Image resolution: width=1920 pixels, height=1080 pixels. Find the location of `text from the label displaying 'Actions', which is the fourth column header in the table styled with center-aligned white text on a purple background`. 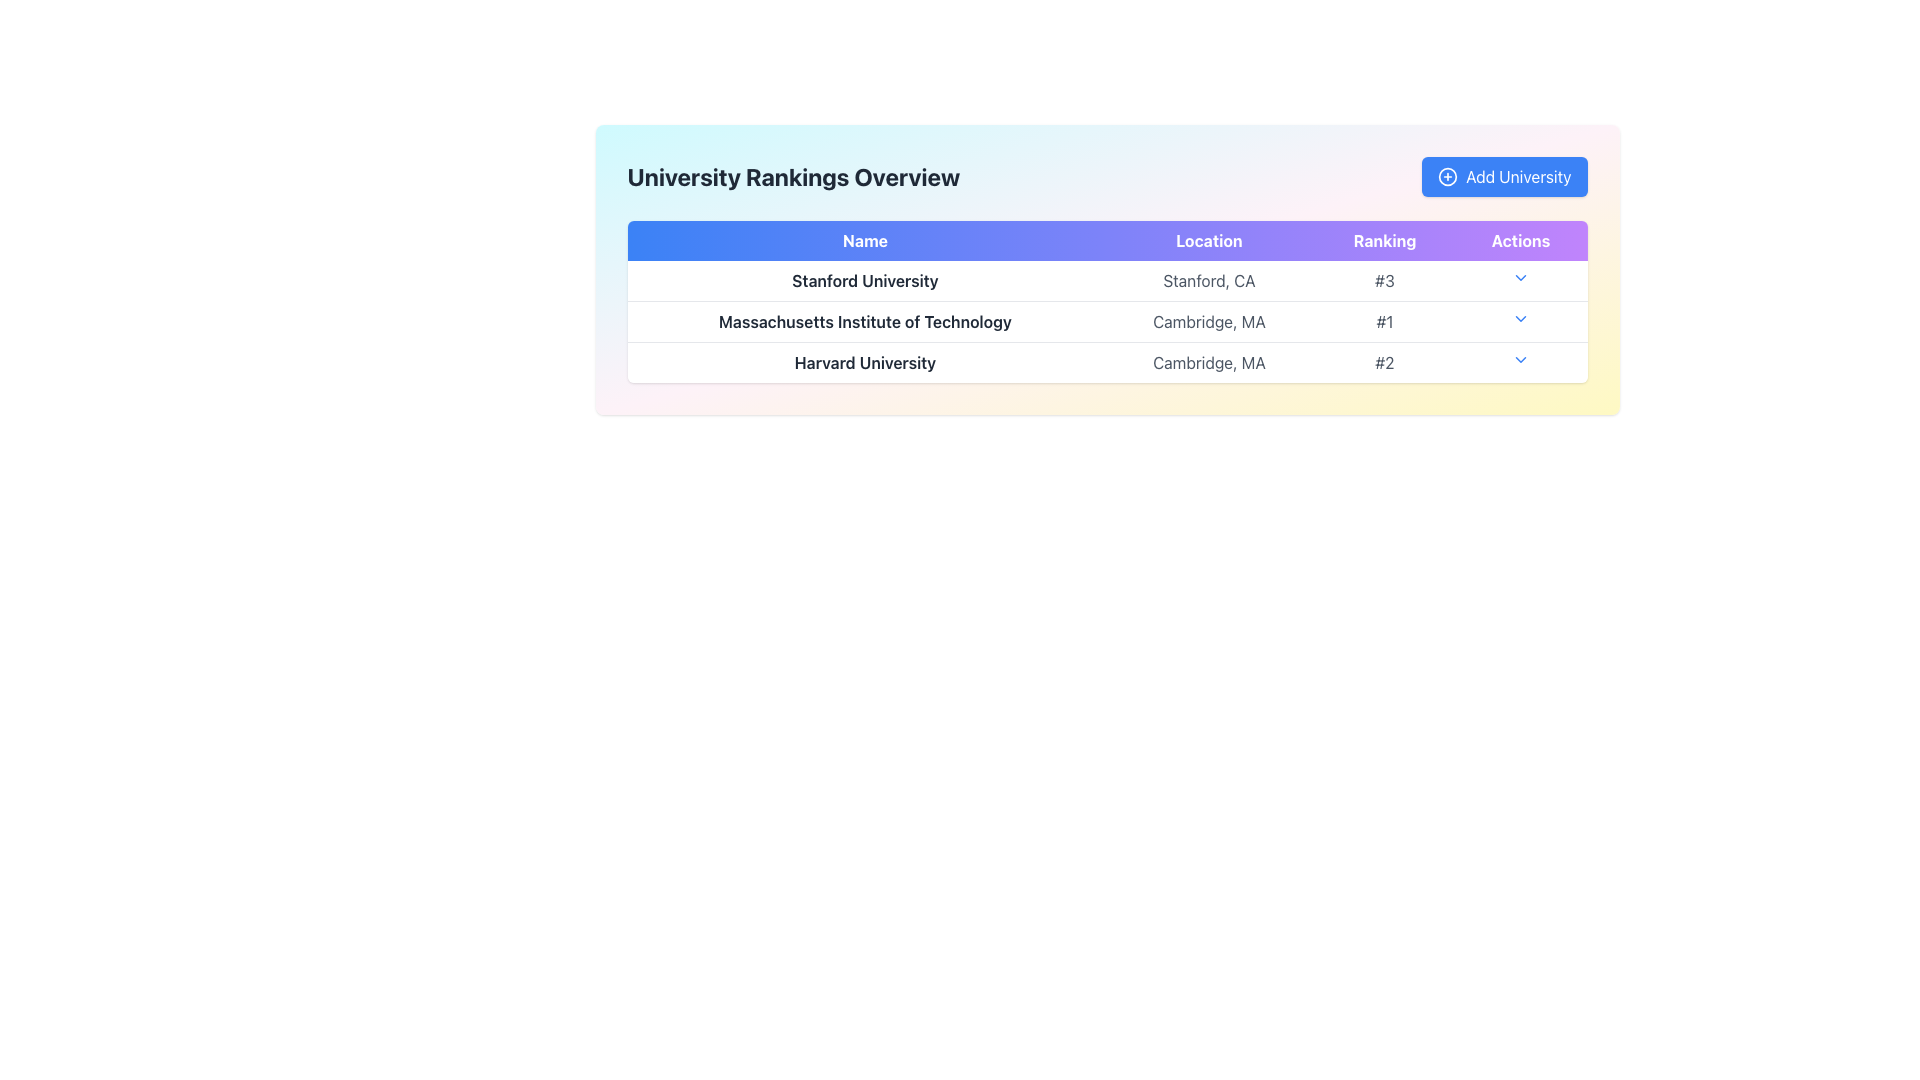

text from the label displaying 'Actions', which is the fourth column header in the table styled with center-aligned white text on a purple background is located at coordinates (1520, 239).